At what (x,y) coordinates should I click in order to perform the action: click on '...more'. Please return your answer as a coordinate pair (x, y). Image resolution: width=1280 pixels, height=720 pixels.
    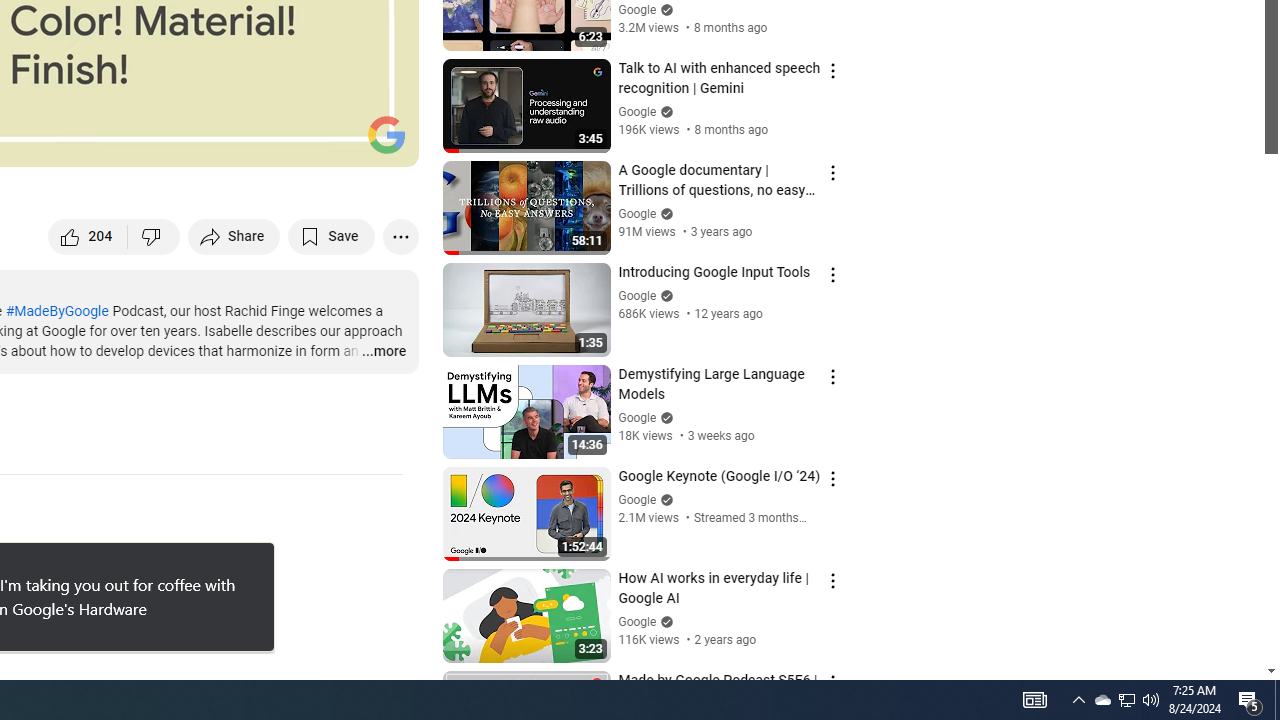
    Looking at the image, I should click on (383, 351).